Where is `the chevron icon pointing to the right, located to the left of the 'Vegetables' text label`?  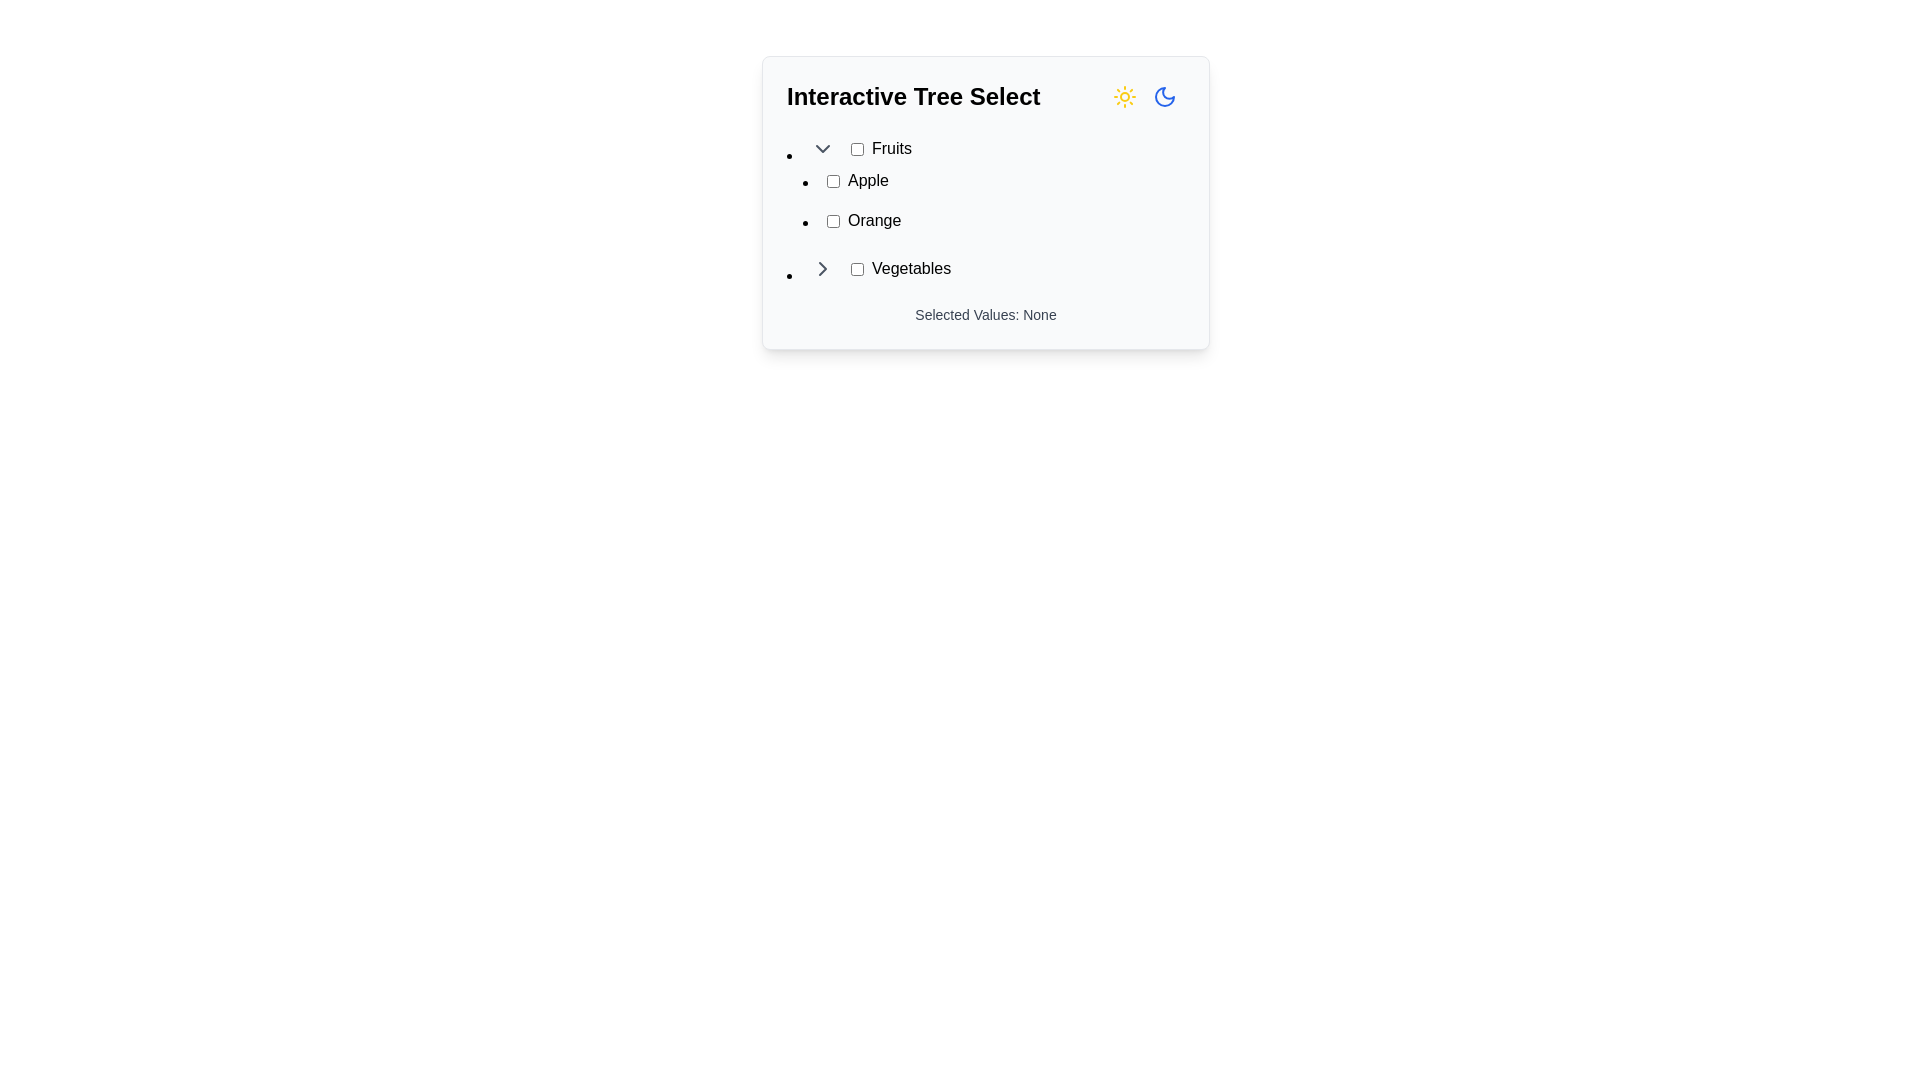 the chevron icon pointing to the right, located to the left of the 'Vegetables' text label is located at coordinates (822, 268).